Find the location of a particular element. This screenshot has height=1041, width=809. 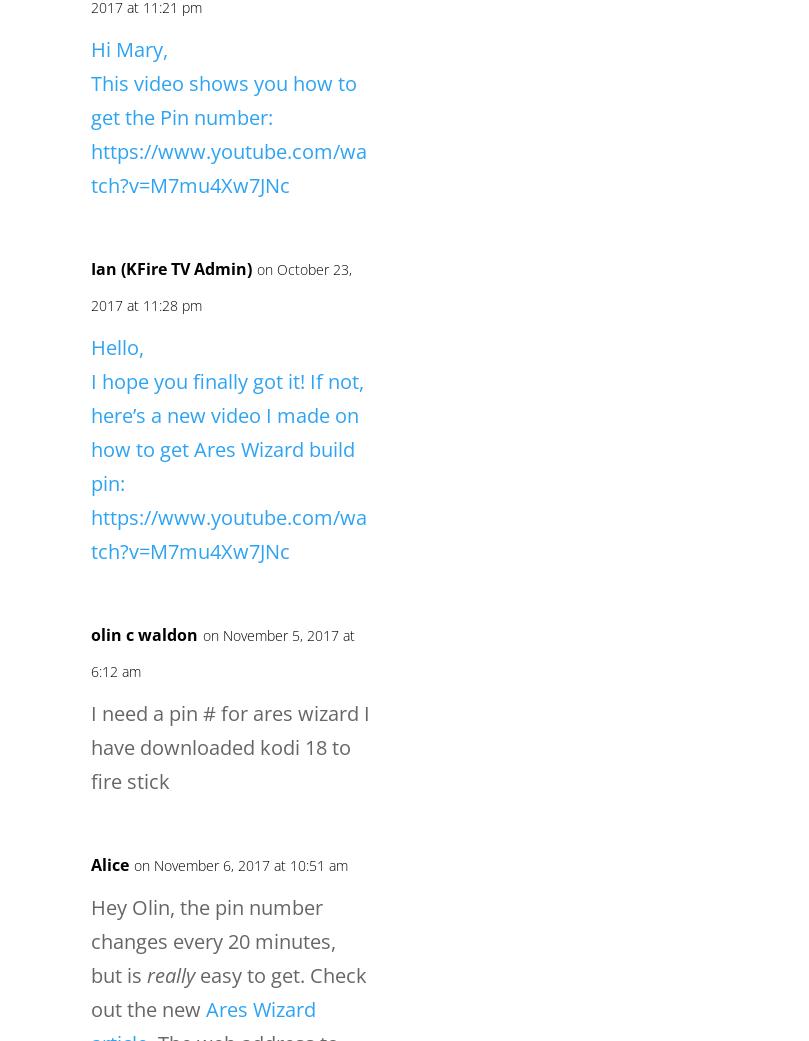

'Hi Mary,' is located at coordinates (129, 48).